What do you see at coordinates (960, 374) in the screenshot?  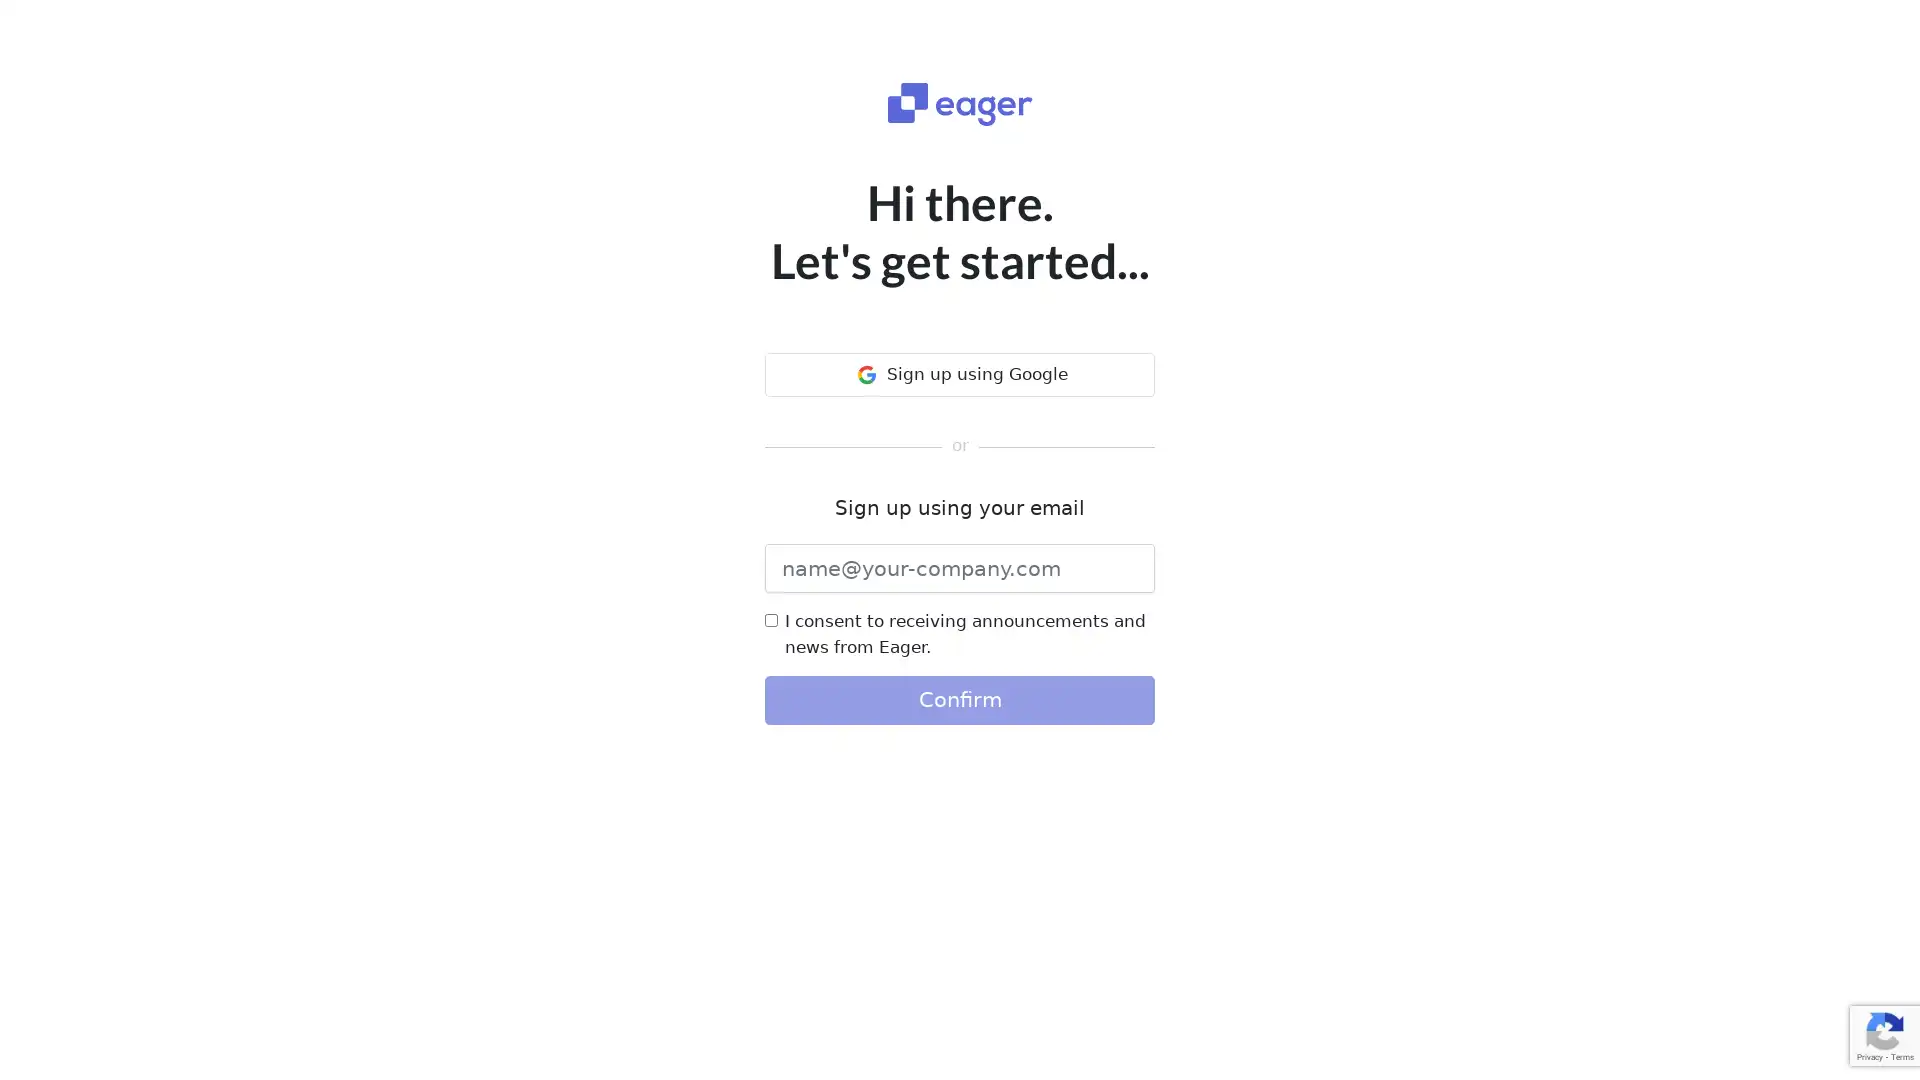 I see `Sign in with Google Sign up using Google` at bounding box center [960, 374].